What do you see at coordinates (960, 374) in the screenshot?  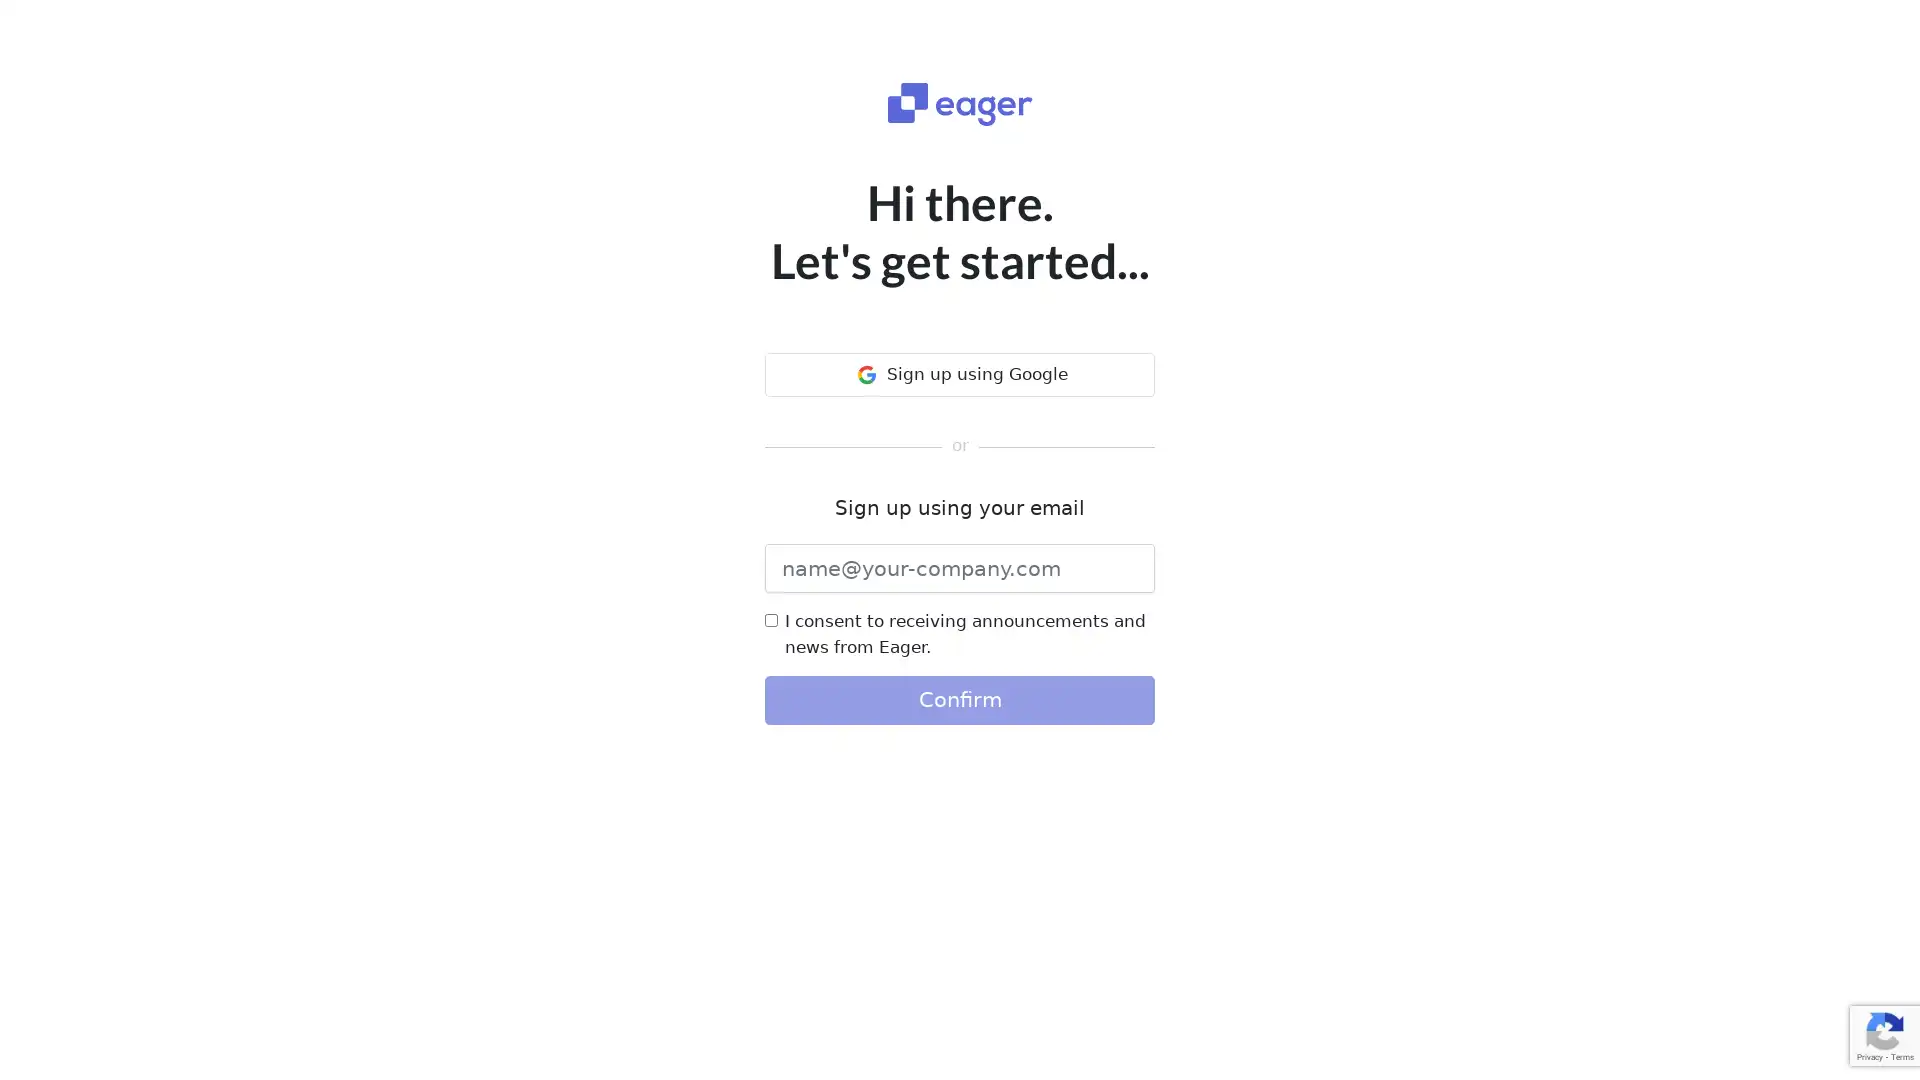 I see `Sign in with Google Sign up using Google` at bounding box center [960, 374].